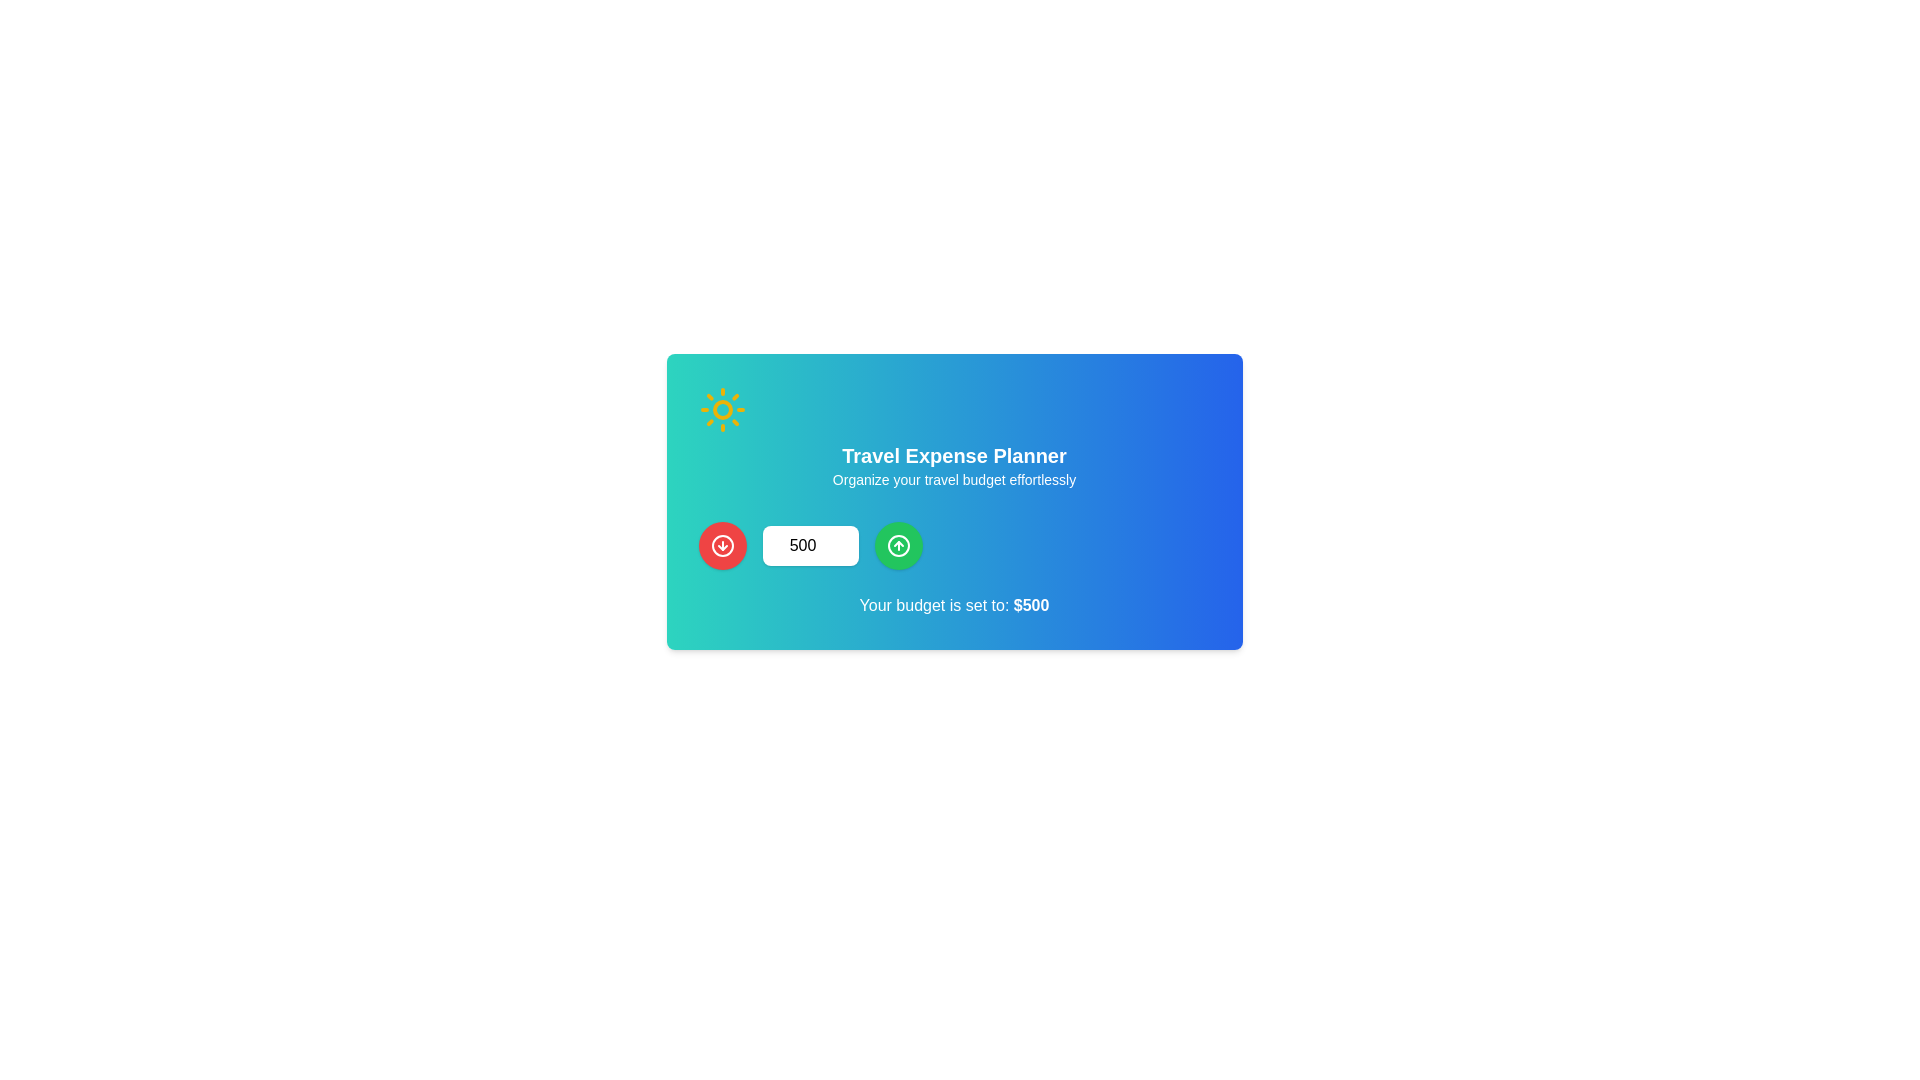 This screenshot has height=1080, width=1920. Describe the element at coordinates (953, 455) in the screenshot. I see `the 'Travel Expense Planner' heading, which is prominently displayed in bold and extra-large font within a blue gradient background` at that location.